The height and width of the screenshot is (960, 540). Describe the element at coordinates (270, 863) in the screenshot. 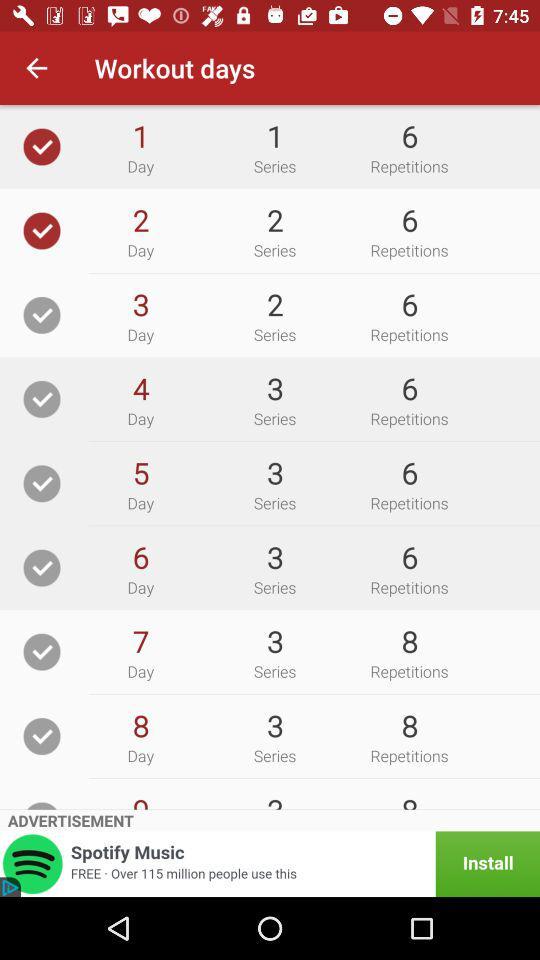

I see `open advertisement` at that location.